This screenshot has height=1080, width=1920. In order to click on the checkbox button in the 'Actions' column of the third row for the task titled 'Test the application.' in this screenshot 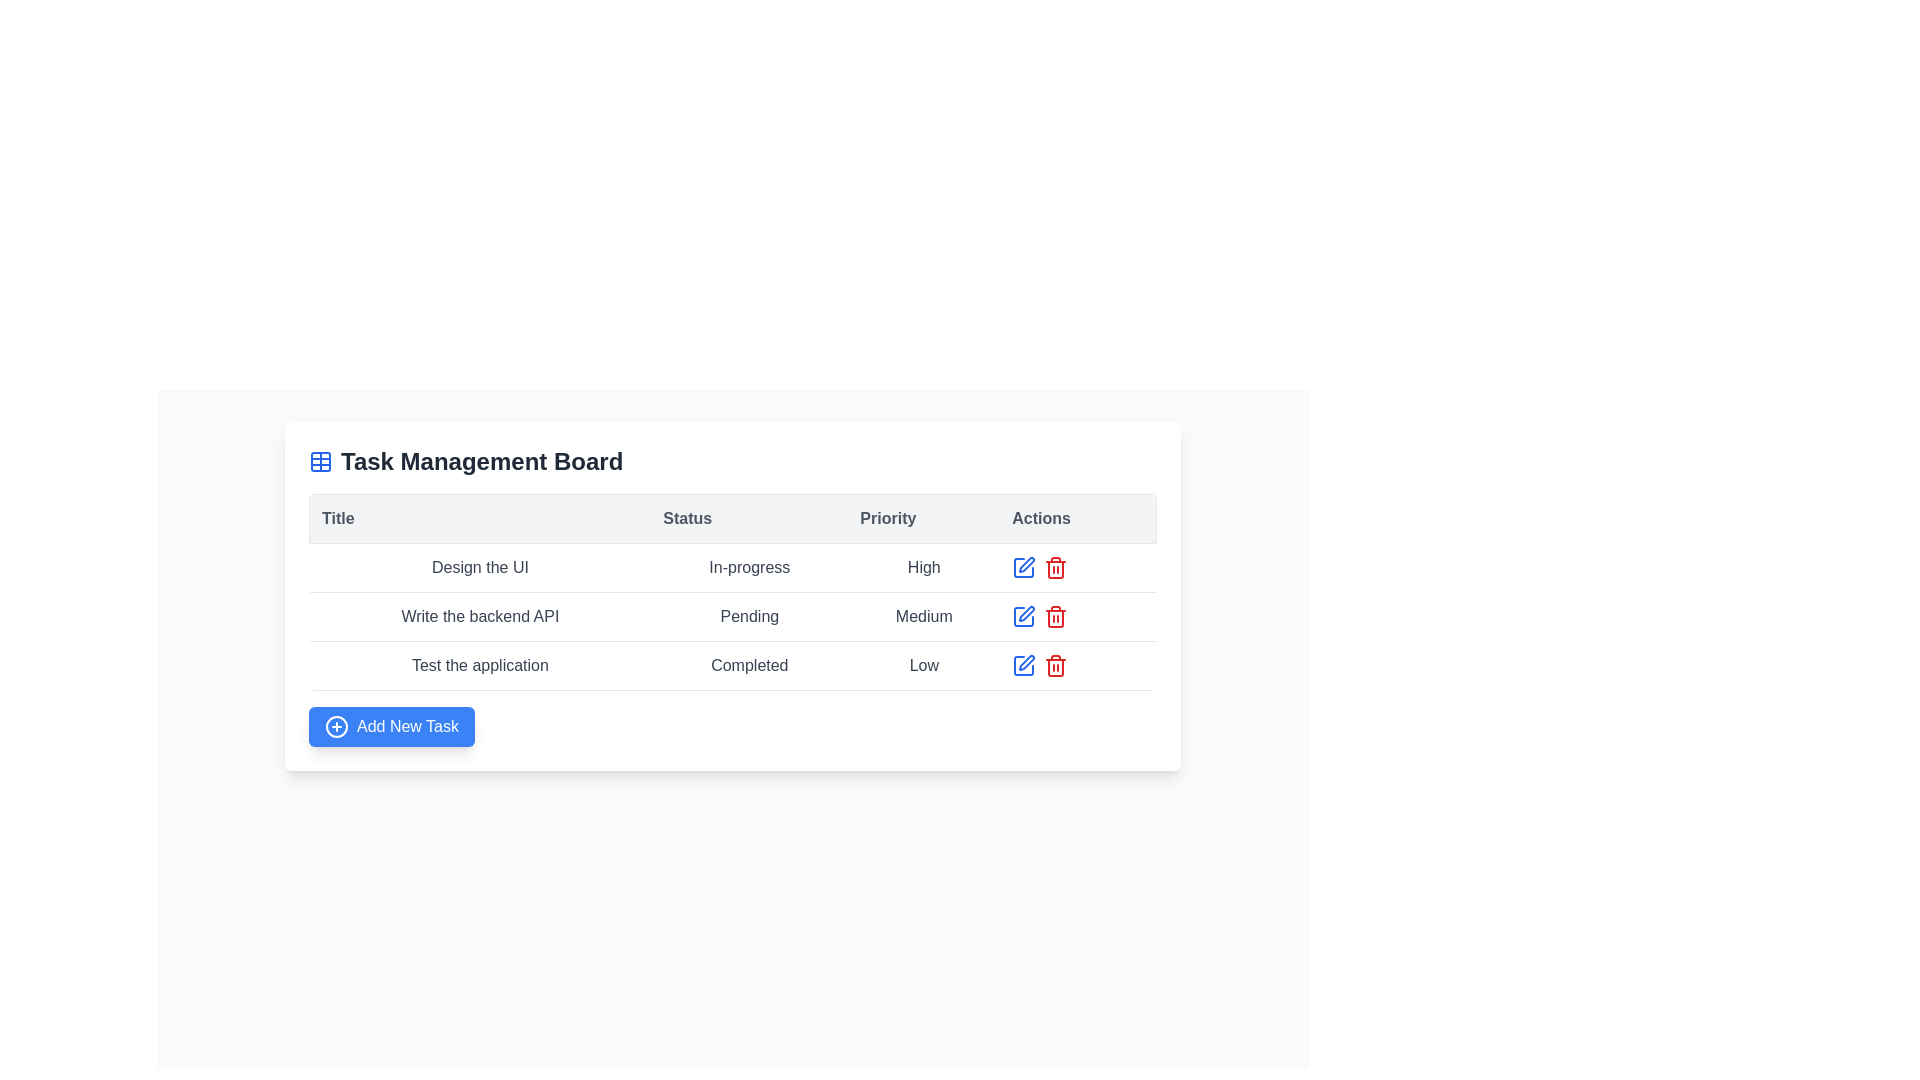, I will do `click(1024, 567)`.